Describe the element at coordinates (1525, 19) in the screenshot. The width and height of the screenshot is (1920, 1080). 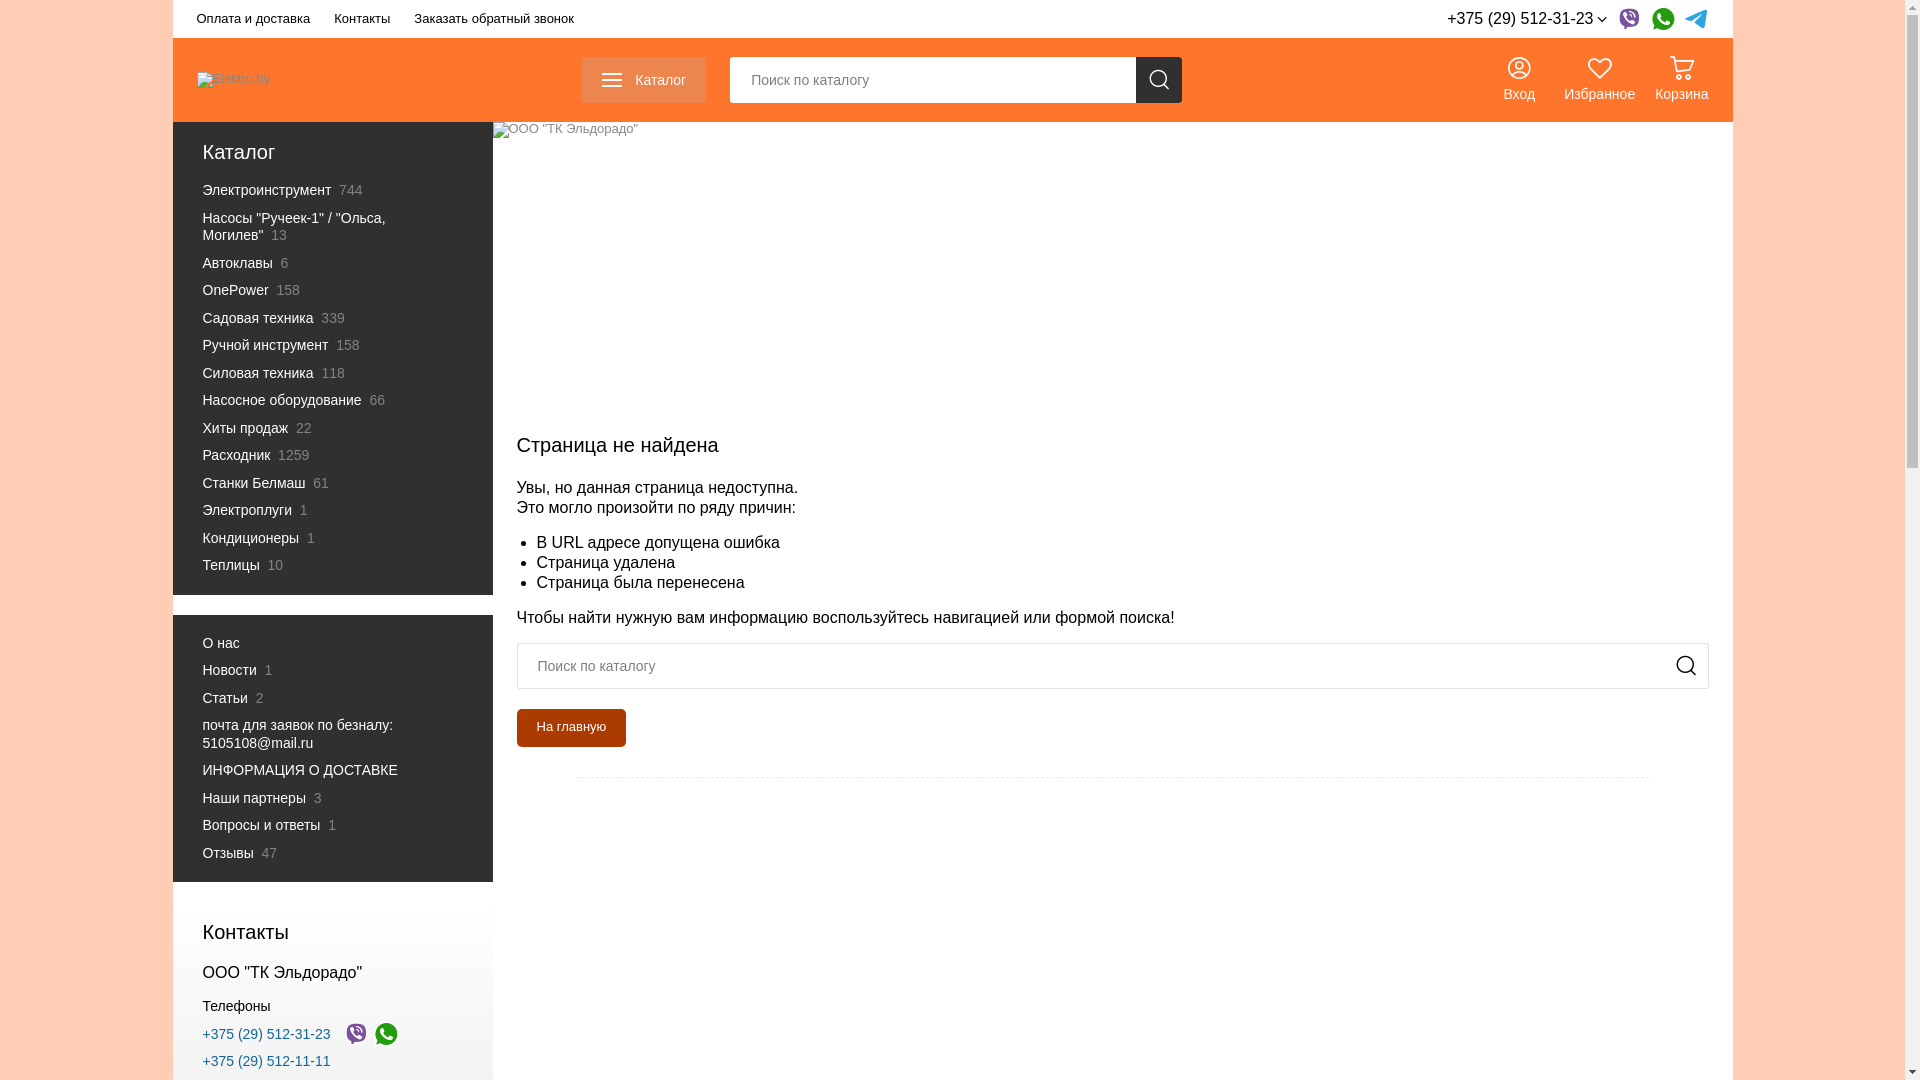
I see `'+375 (29) 512-31-23'` at that location.